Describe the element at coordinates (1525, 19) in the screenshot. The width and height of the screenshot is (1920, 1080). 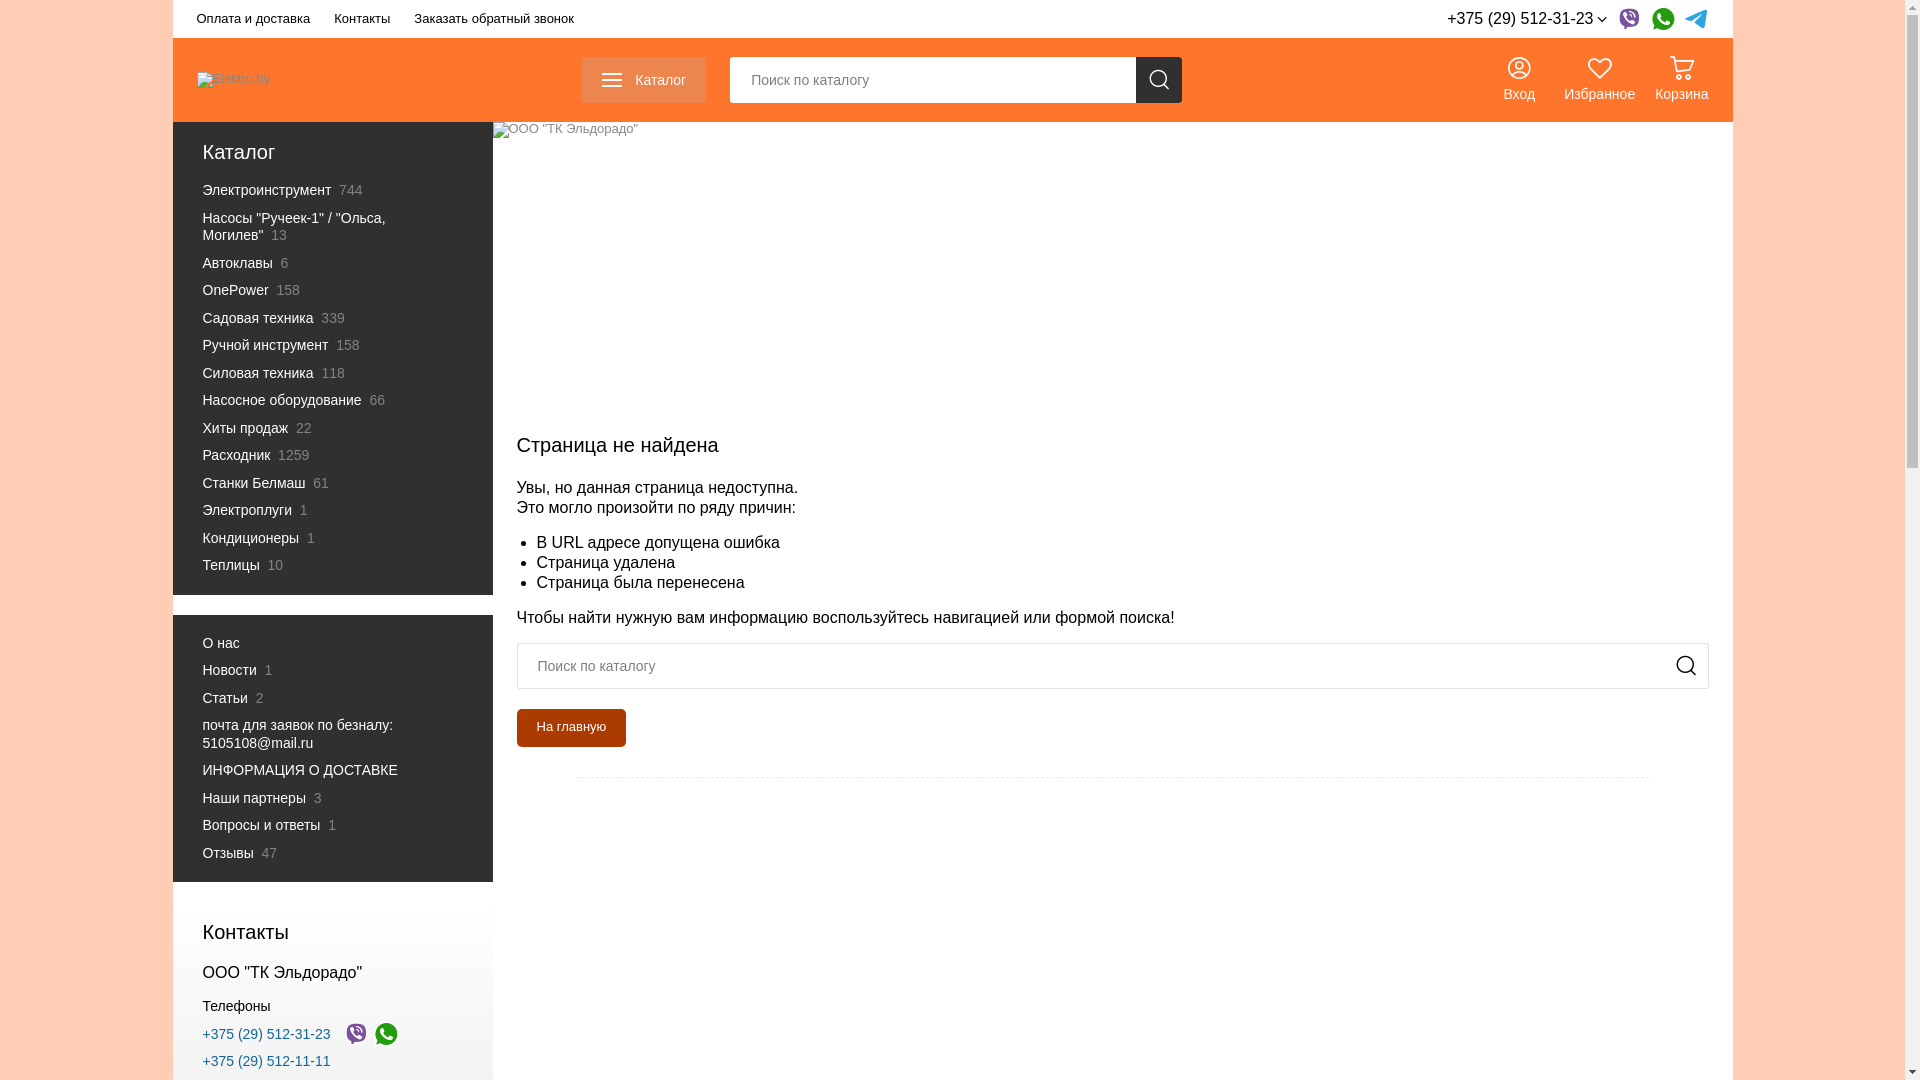
I see `'+375 (29) 512-31-23'` at that location.